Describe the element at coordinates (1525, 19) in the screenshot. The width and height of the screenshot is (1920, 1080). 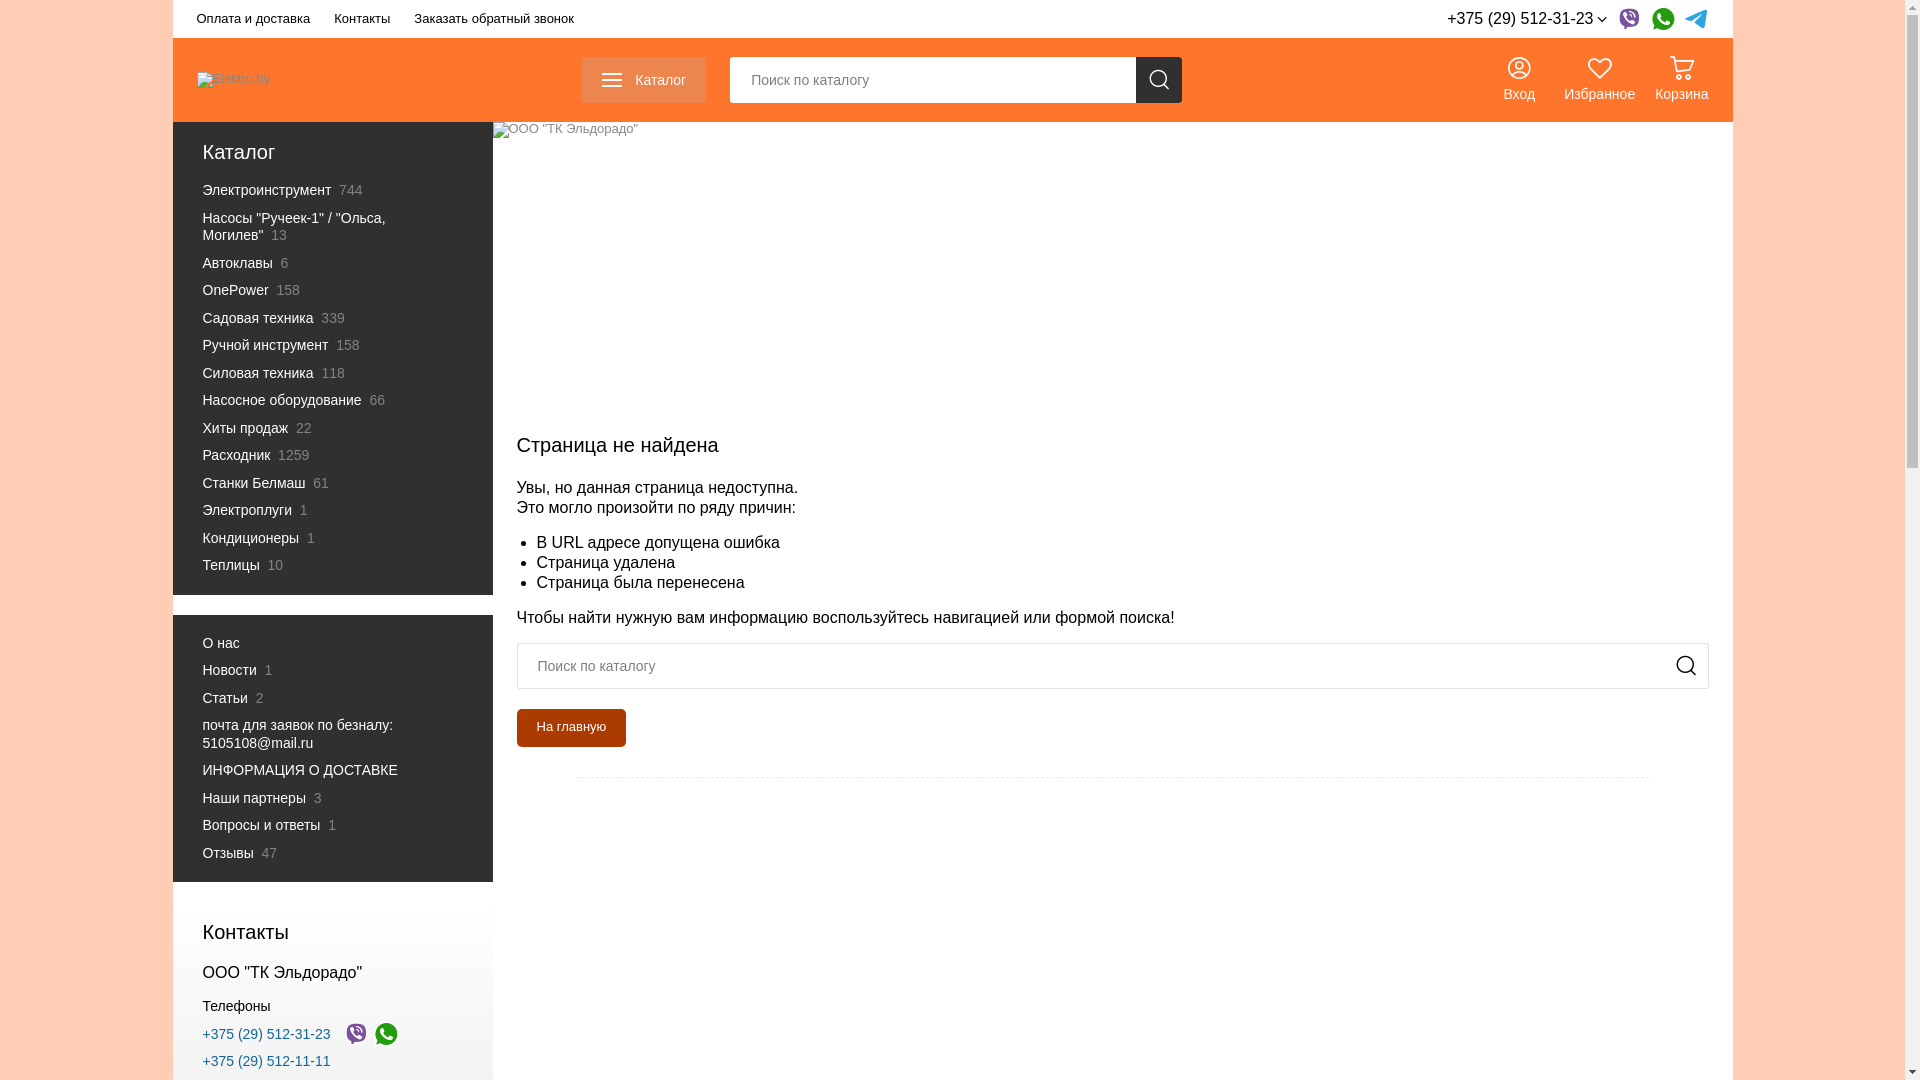
I see `'+375 (29) 512-31-23'` at that location.